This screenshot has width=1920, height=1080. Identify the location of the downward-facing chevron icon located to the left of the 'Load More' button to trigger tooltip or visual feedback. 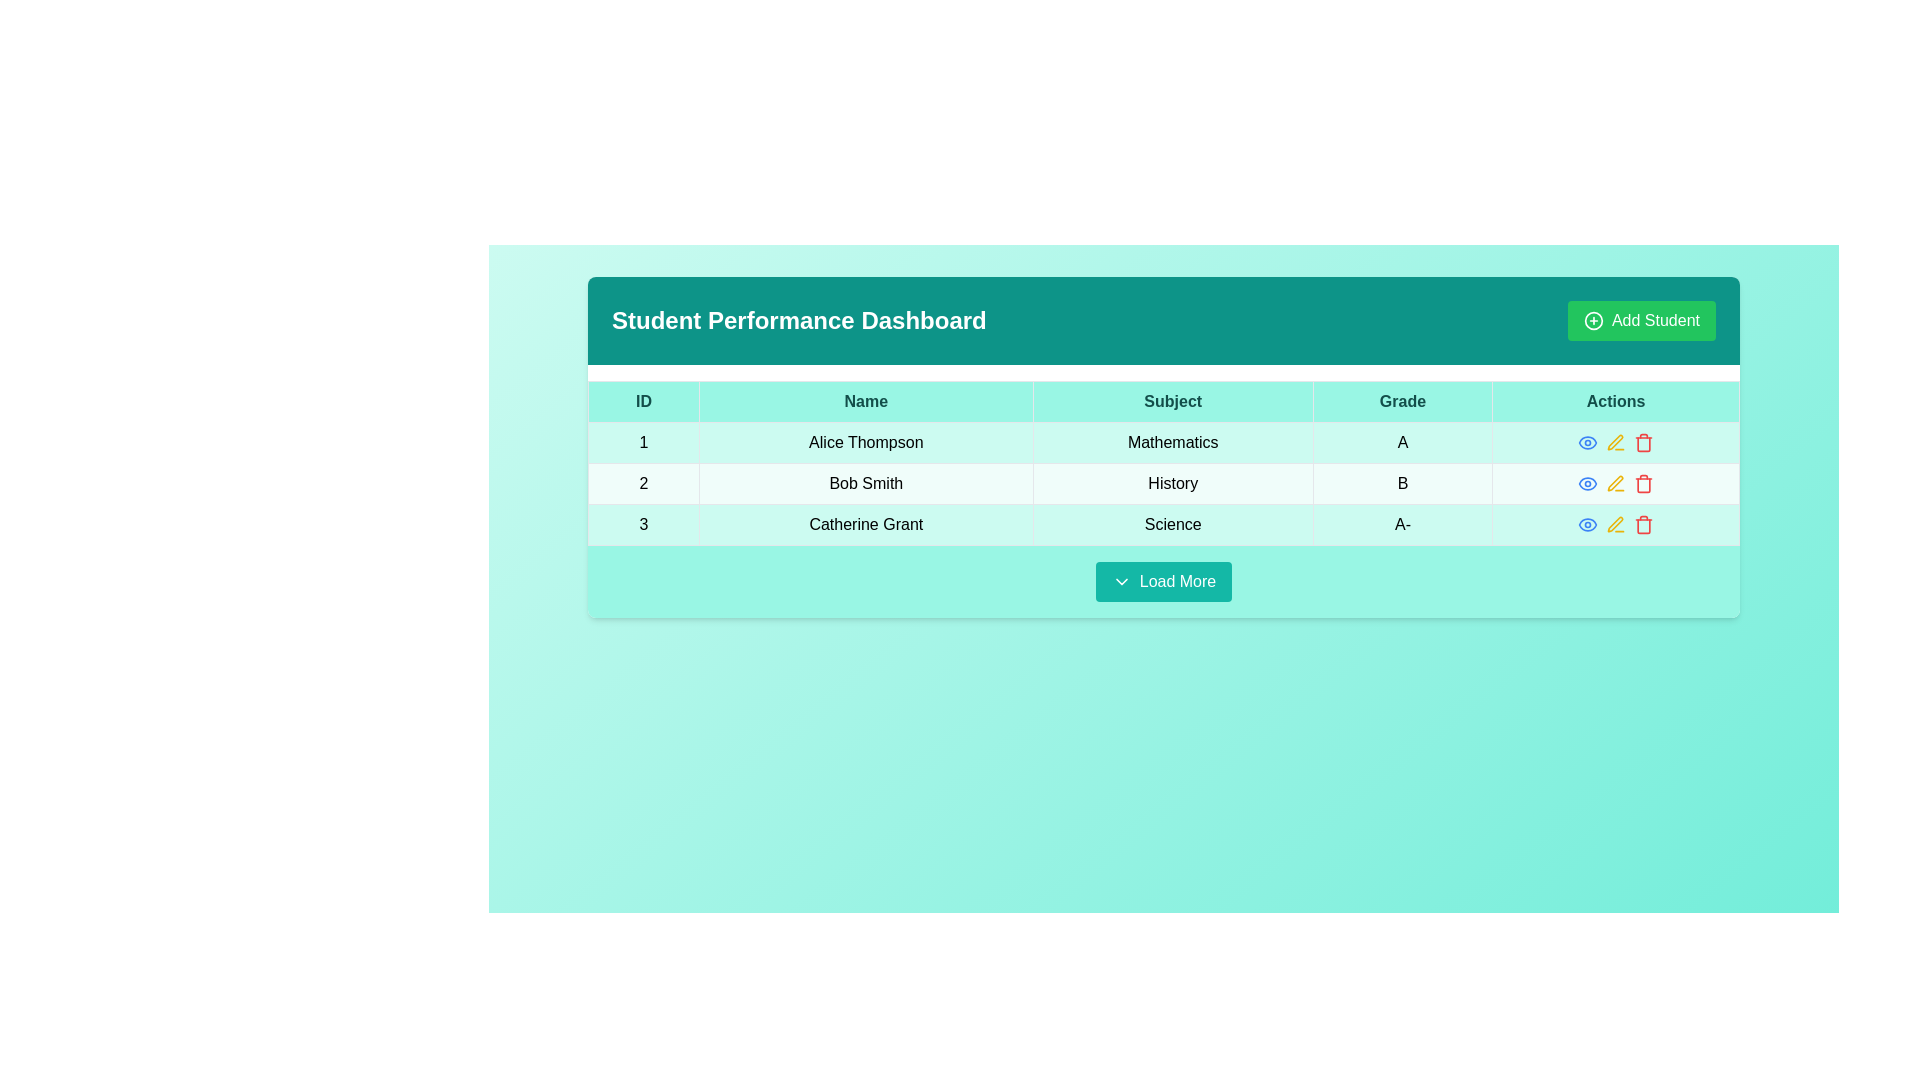
(1121, 582).